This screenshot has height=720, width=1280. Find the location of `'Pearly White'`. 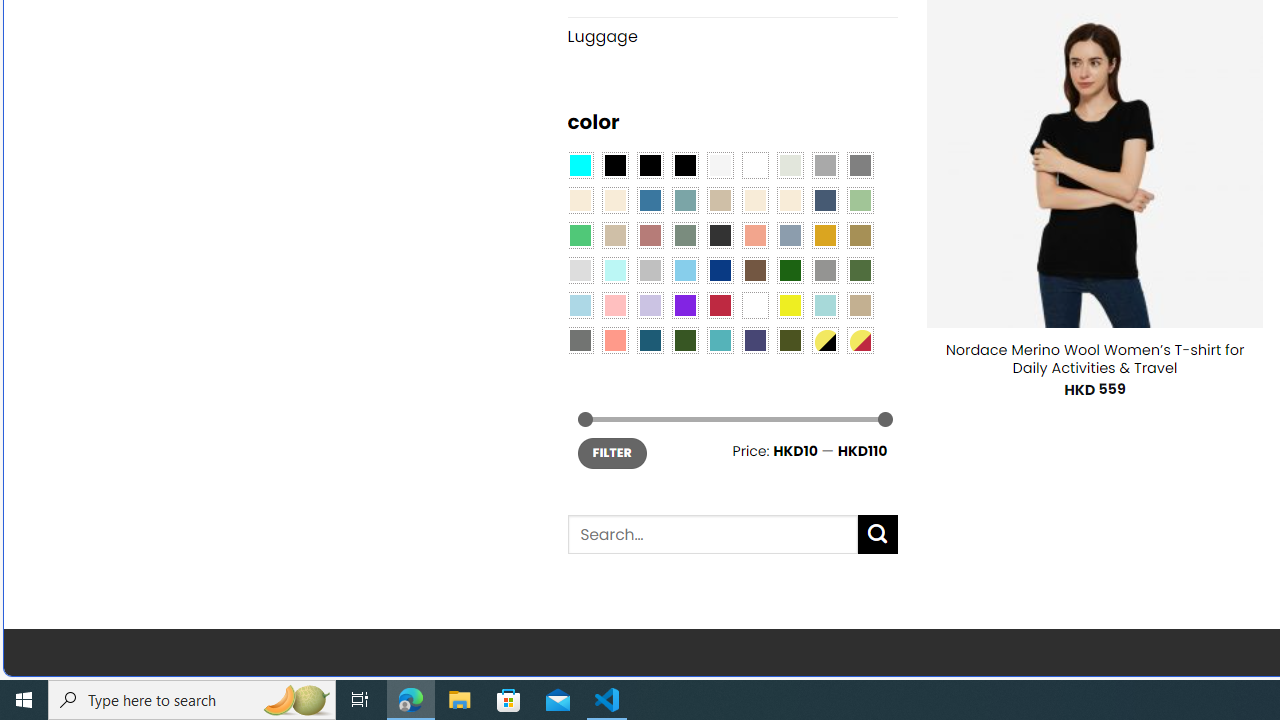

'Pearly White' is located at coordinates (720, 163).